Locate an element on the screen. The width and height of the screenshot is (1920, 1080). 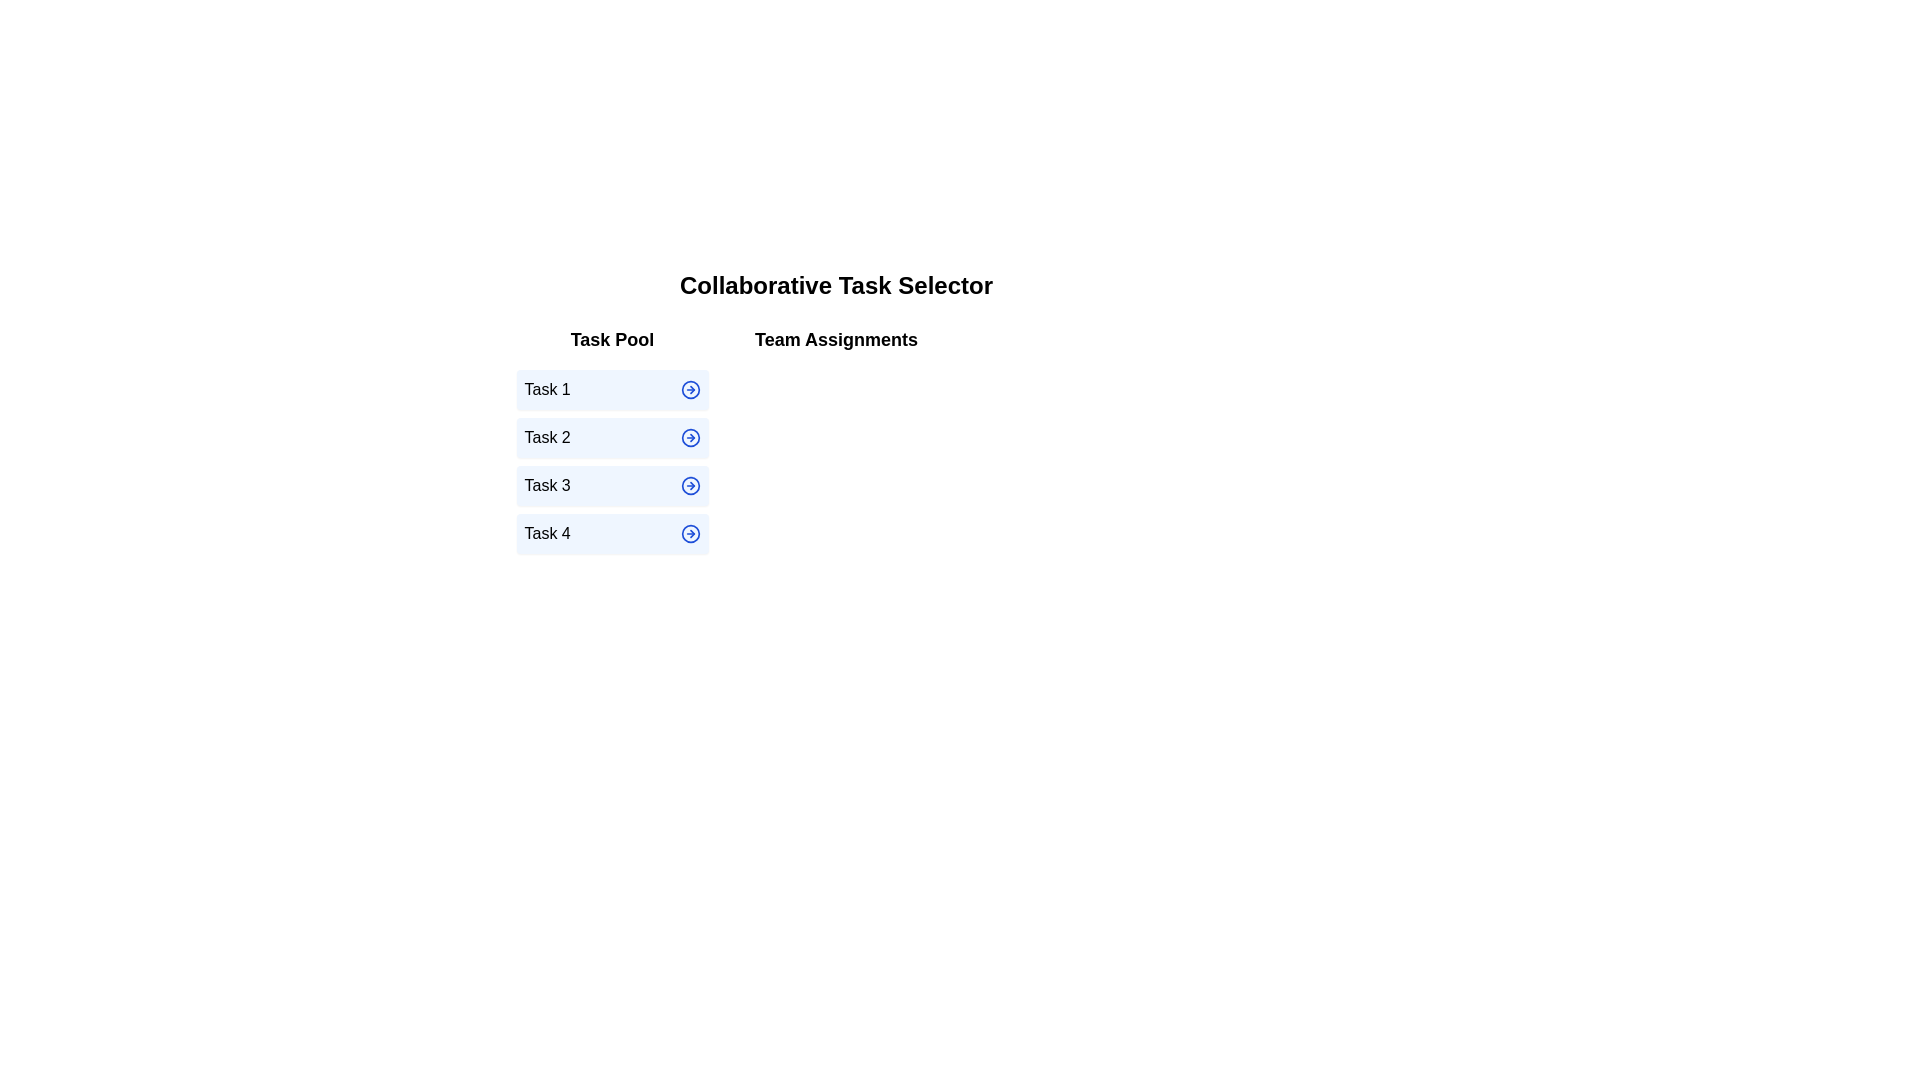
the arrow icon next to the task Task 1 in the Task Pool to move it to Team Assignments is located at coordinates (690, 389).